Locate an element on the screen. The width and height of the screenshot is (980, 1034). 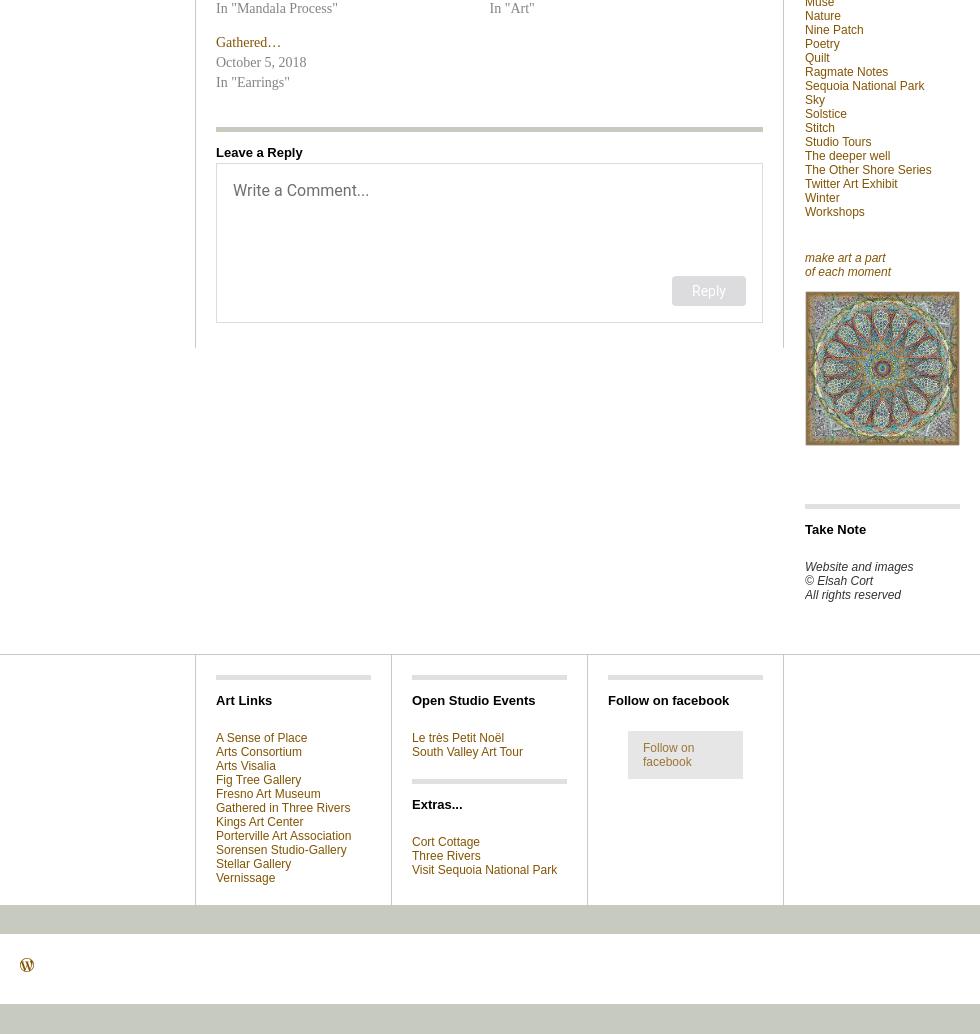
'Poetry' is located at coordinates (822, 44).